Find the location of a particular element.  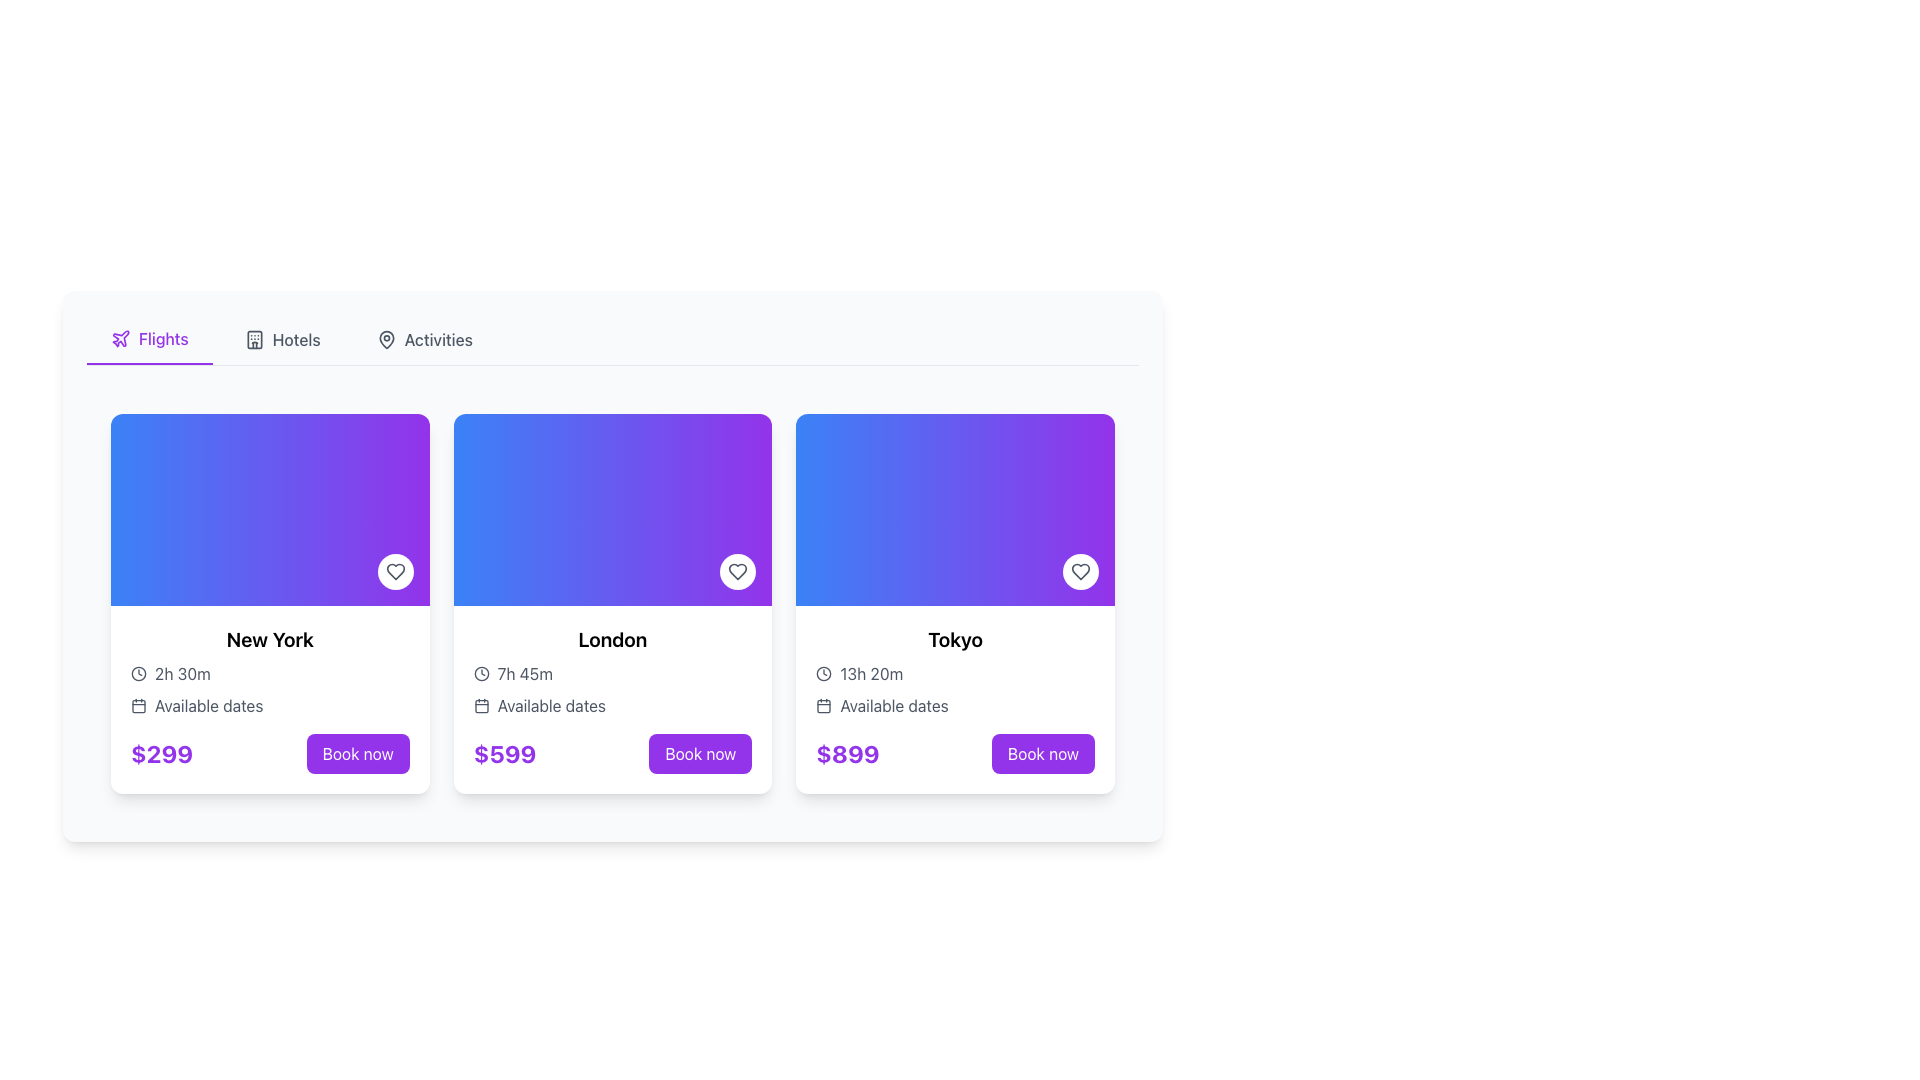

the SVG circle element that visually represents the border of a clock icon, located near the top-right of the context image is located at coordinates (824, 674).